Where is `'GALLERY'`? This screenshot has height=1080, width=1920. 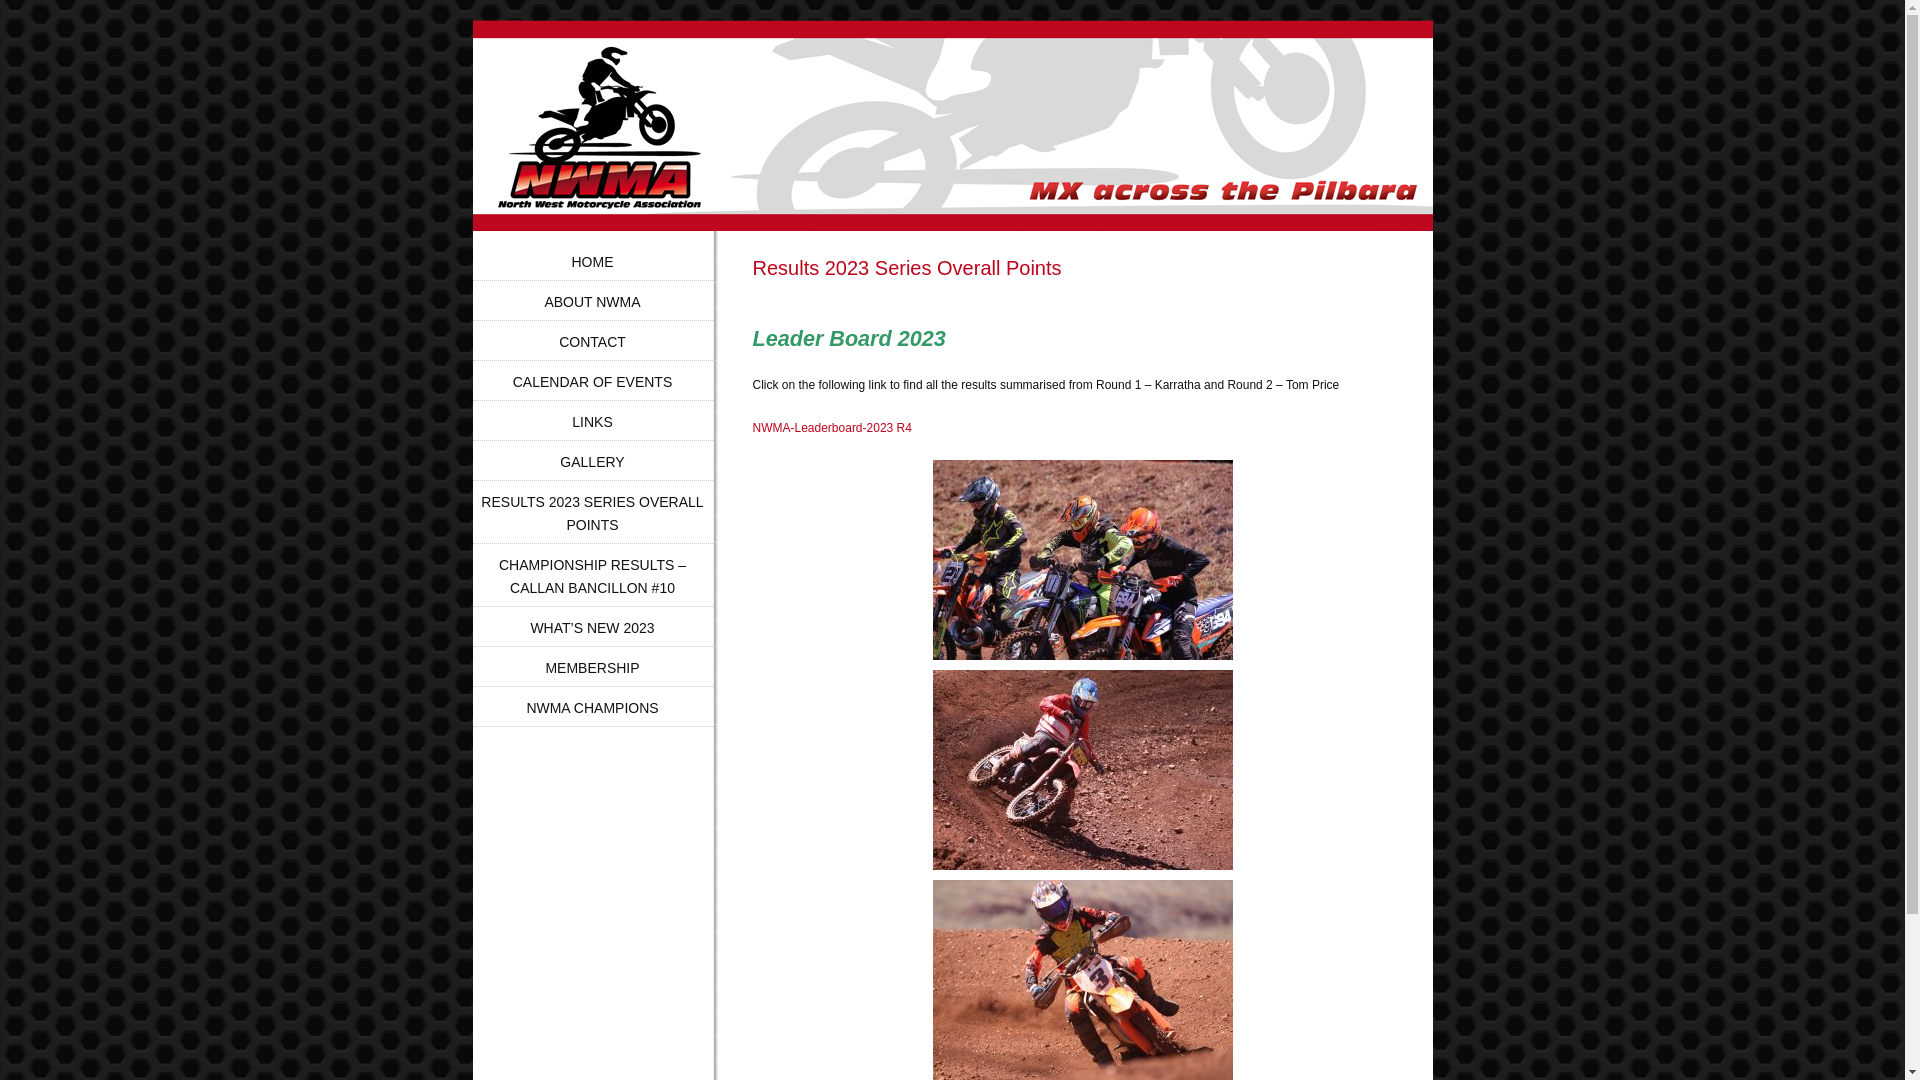 'GALLERY' is located at coordinates (560, 462).